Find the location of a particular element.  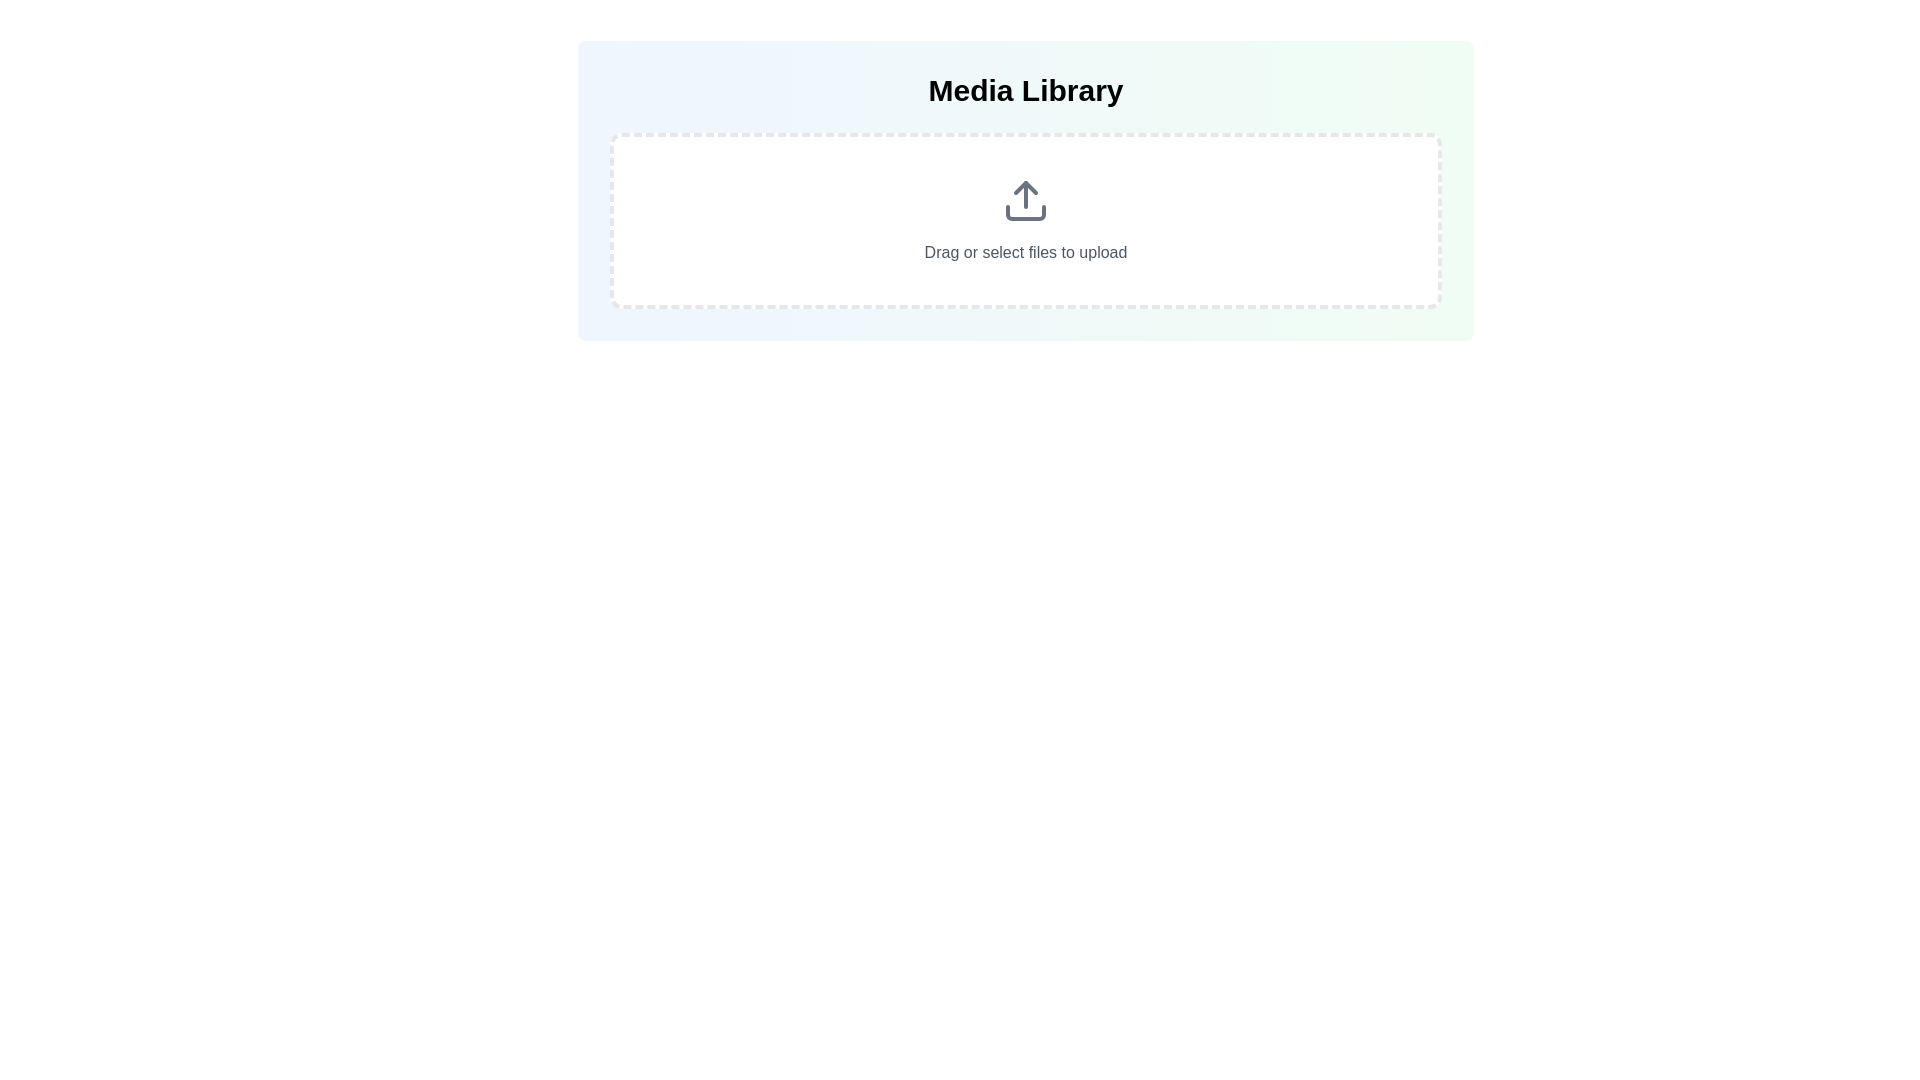

the rectangle part of the upload icon, which is located beneath the upward arrow and is part of an outlined area with dashed borders is located at coordinates (1026, 212).